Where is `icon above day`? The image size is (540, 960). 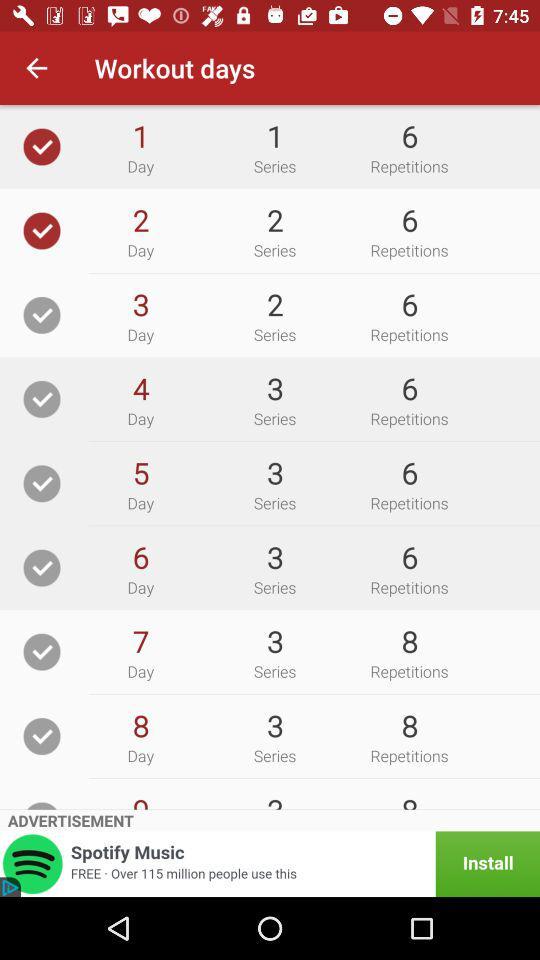 icon above day is located at coordinates (139, 640).